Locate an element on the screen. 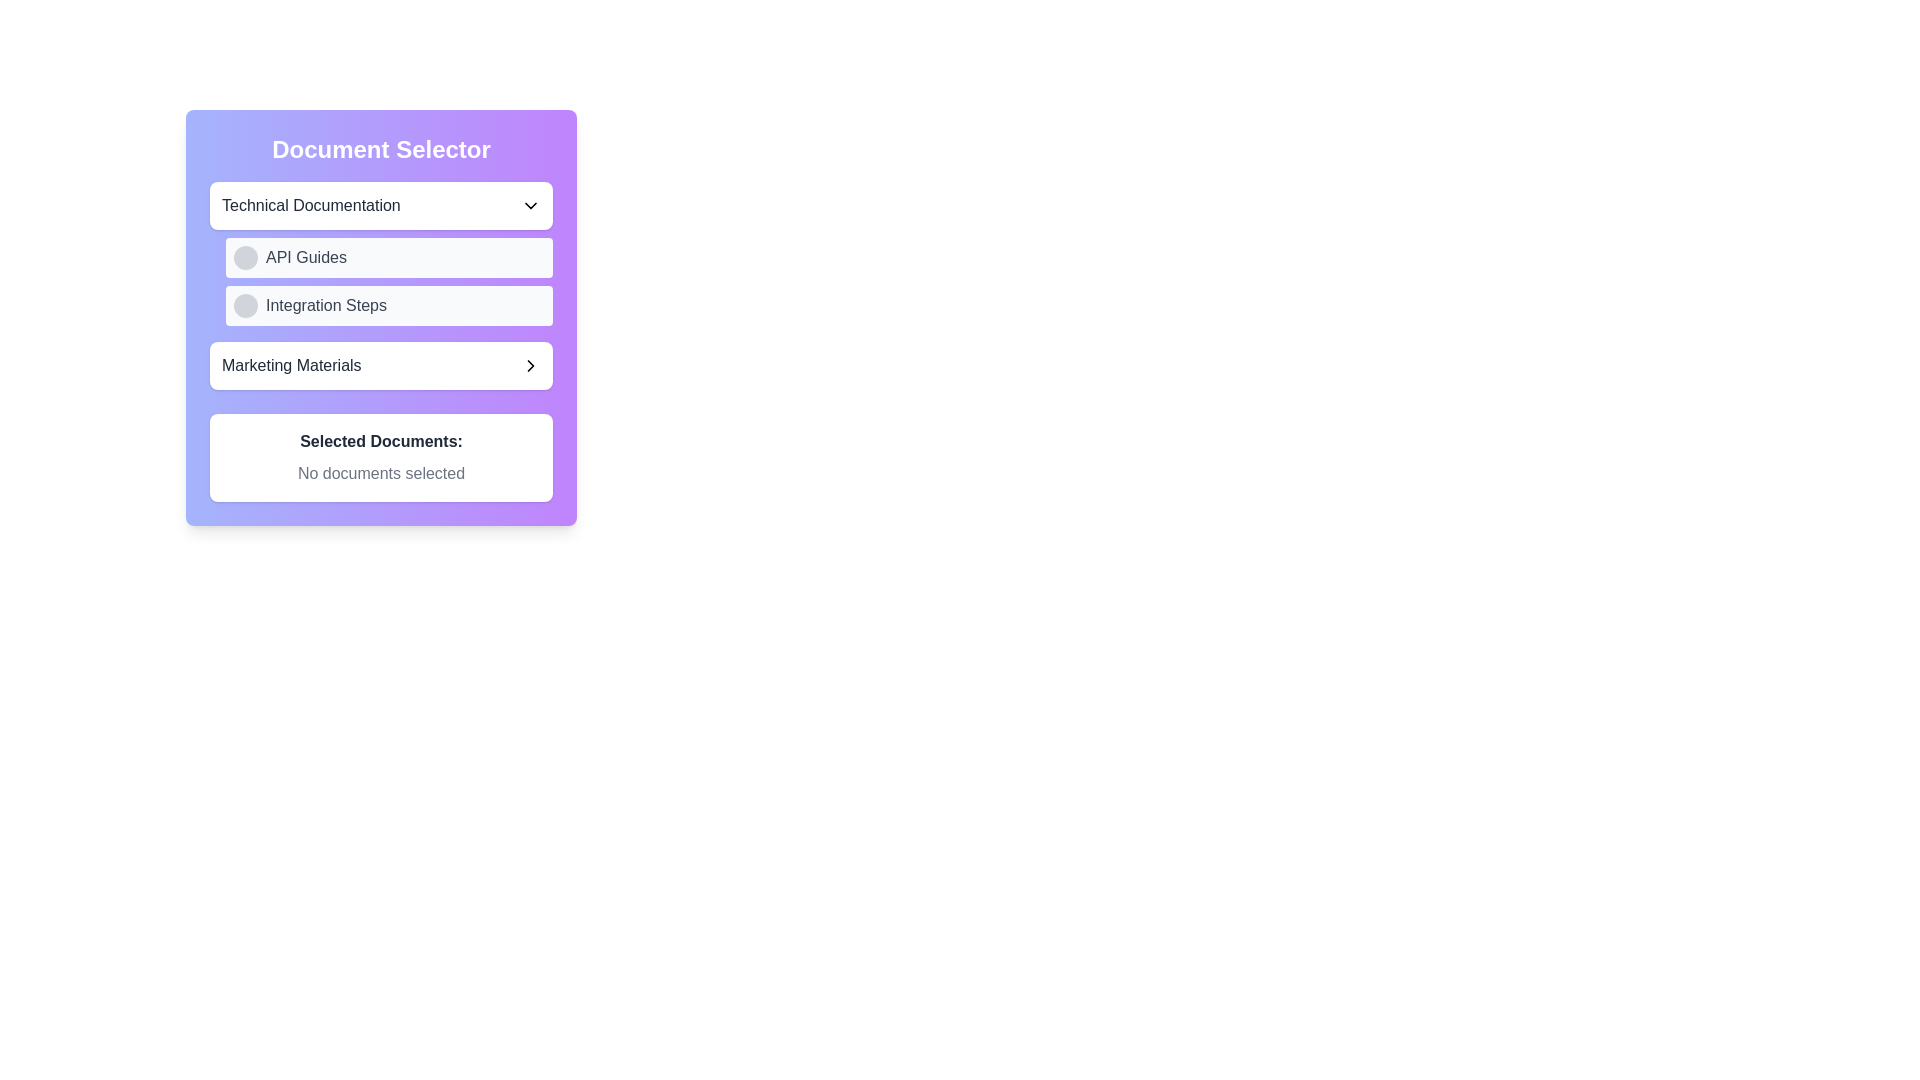  text displayed in the 'Technical Documentation' Text Label, which is bold and dark gray, located near the top of the 'Document Selector' form is located at coordinates (310, 205).